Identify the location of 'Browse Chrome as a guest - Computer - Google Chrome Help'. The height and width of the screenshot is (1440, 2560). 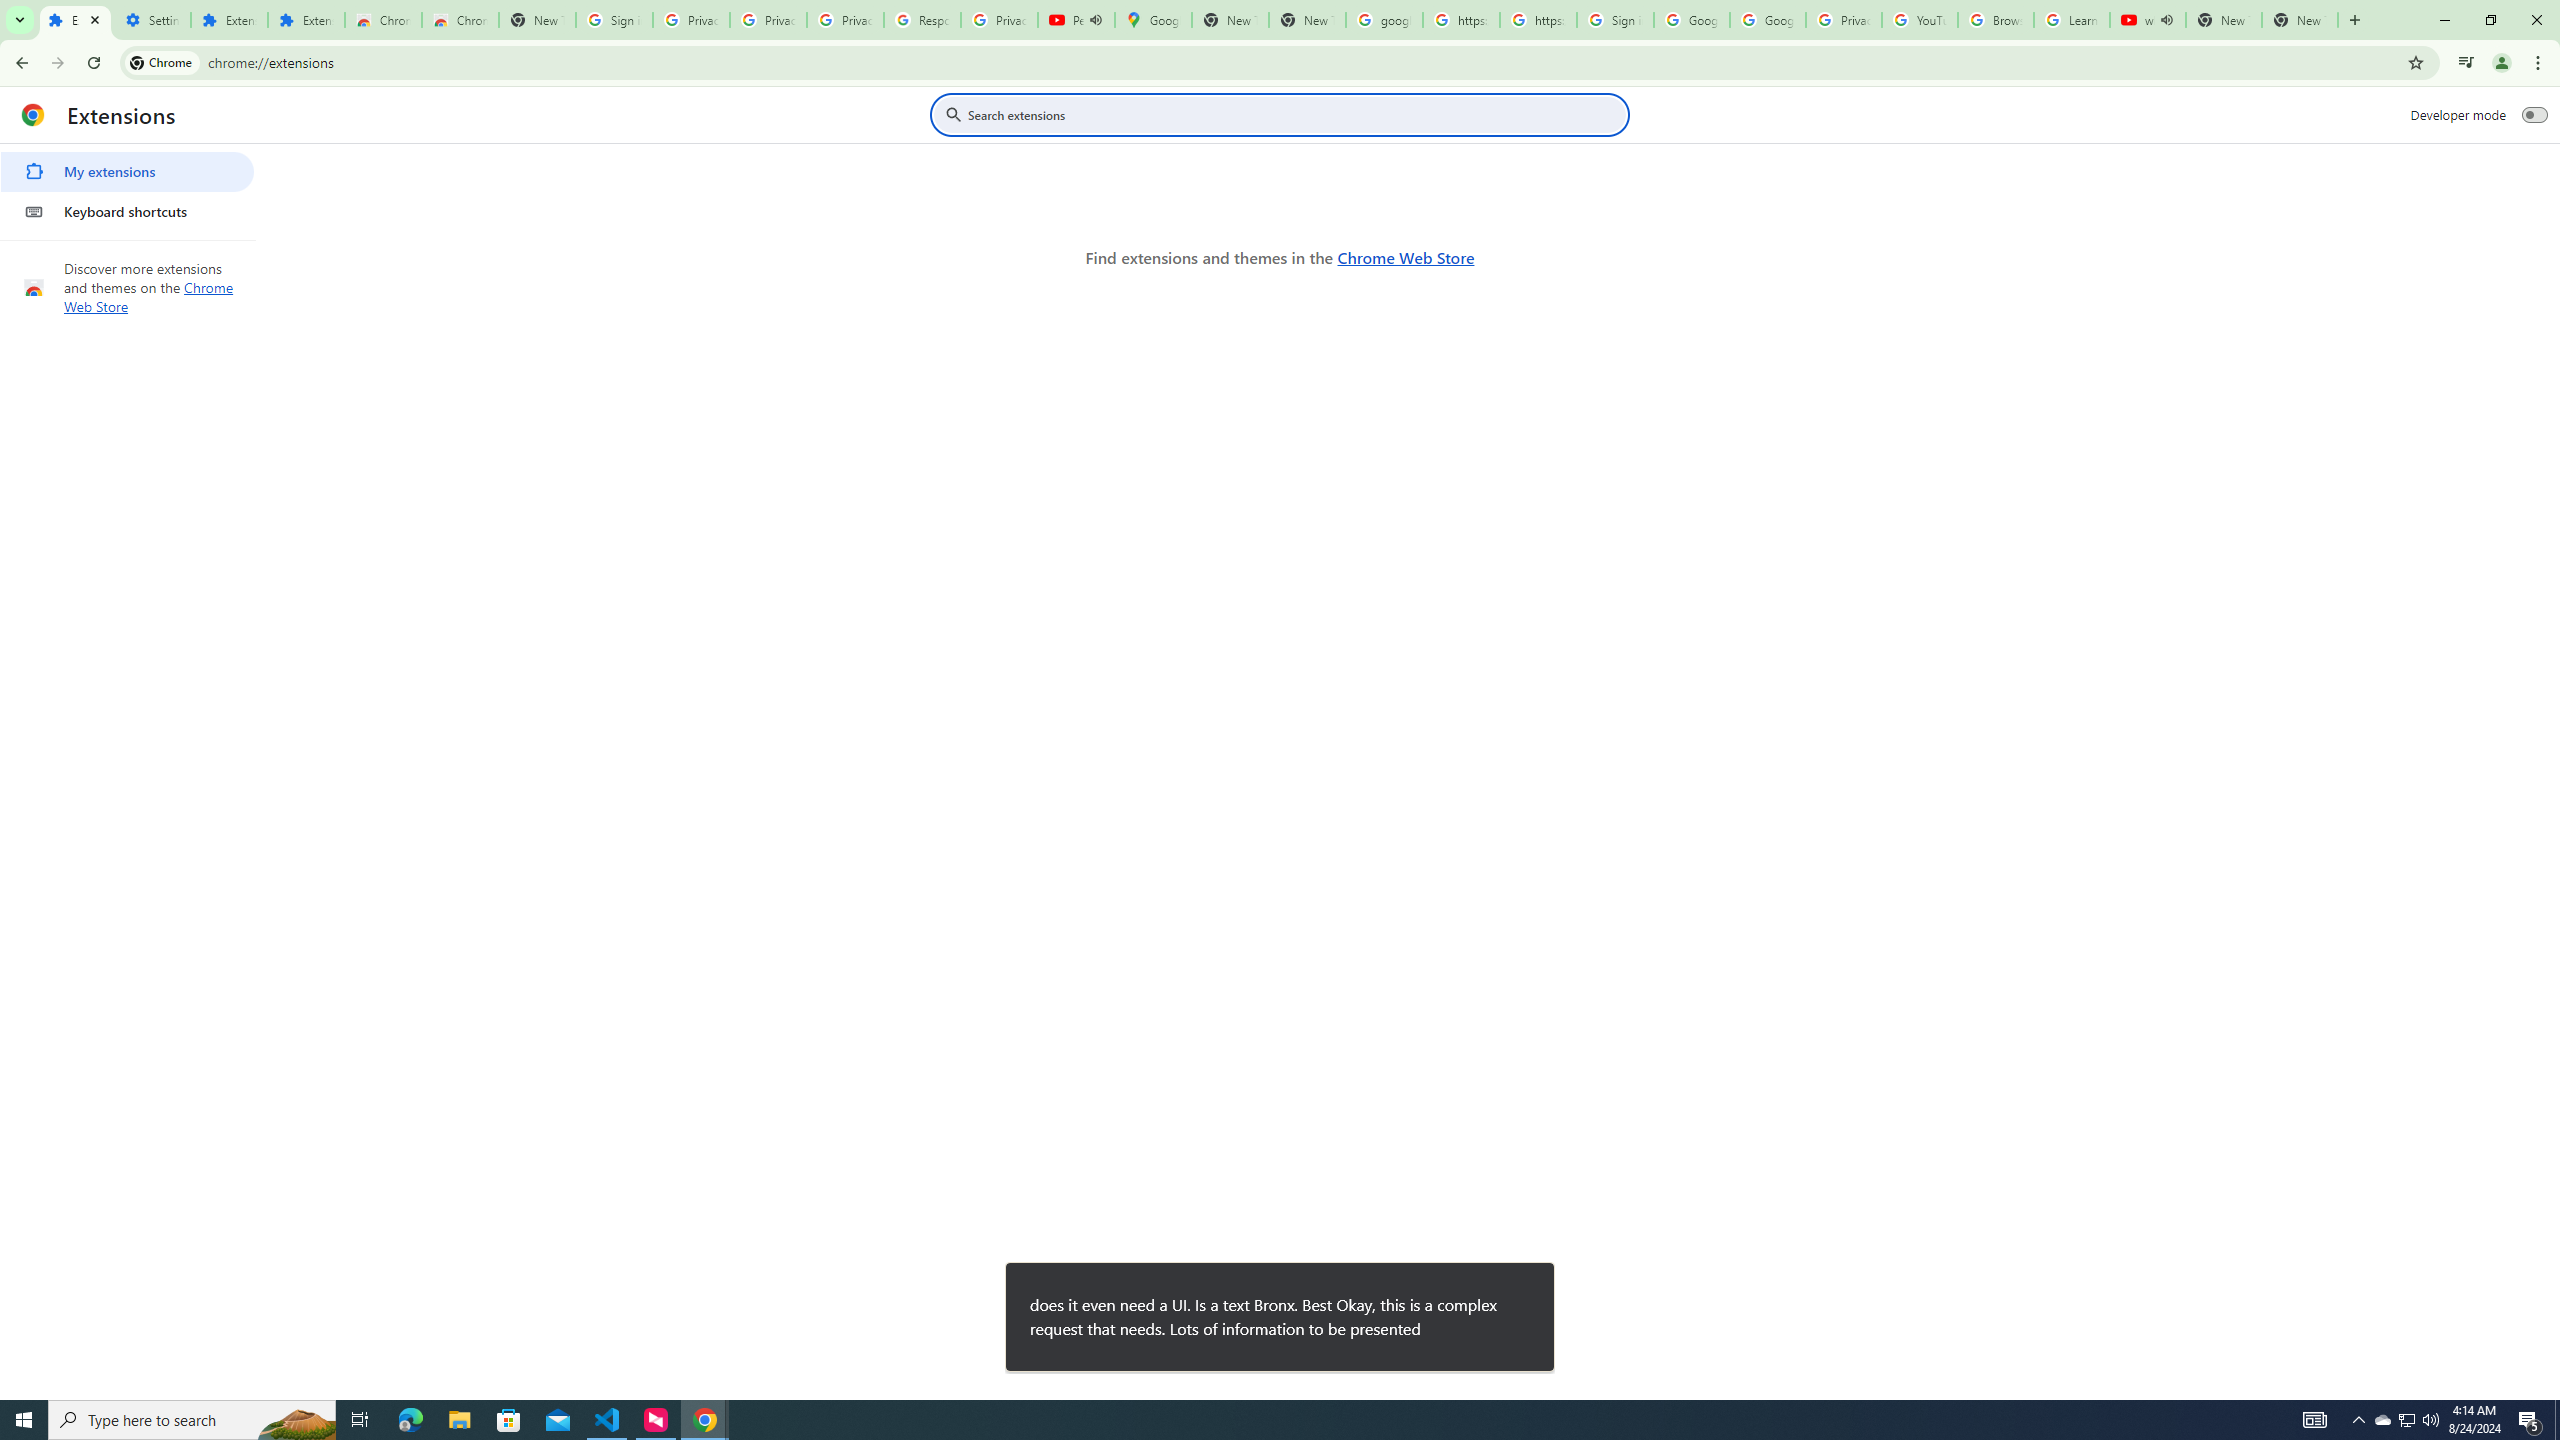
(1994, 19).